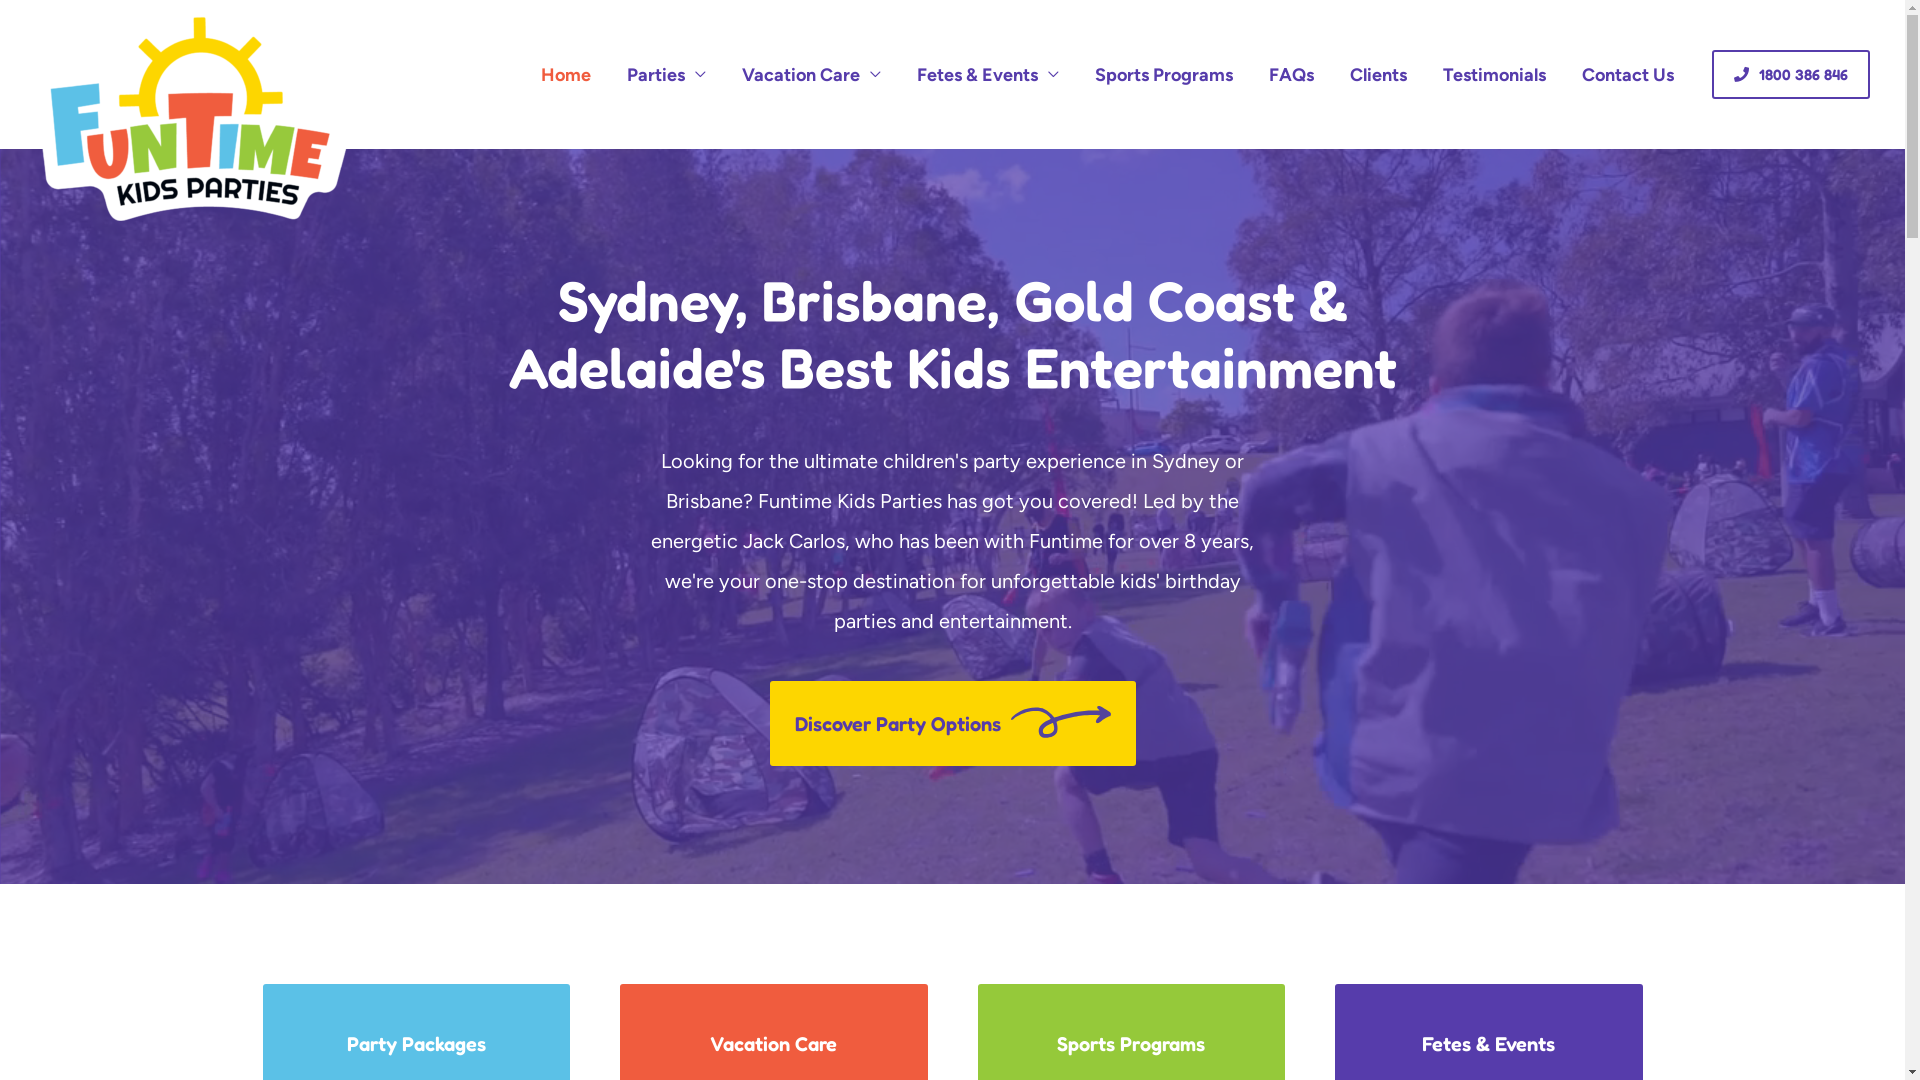 Image resolution: width=1920 pixels, height=1080 pixels. What do you see at coordinates (666, 73) in the screenshot?
I see `'Parties'` at bounding box center [666, 73].